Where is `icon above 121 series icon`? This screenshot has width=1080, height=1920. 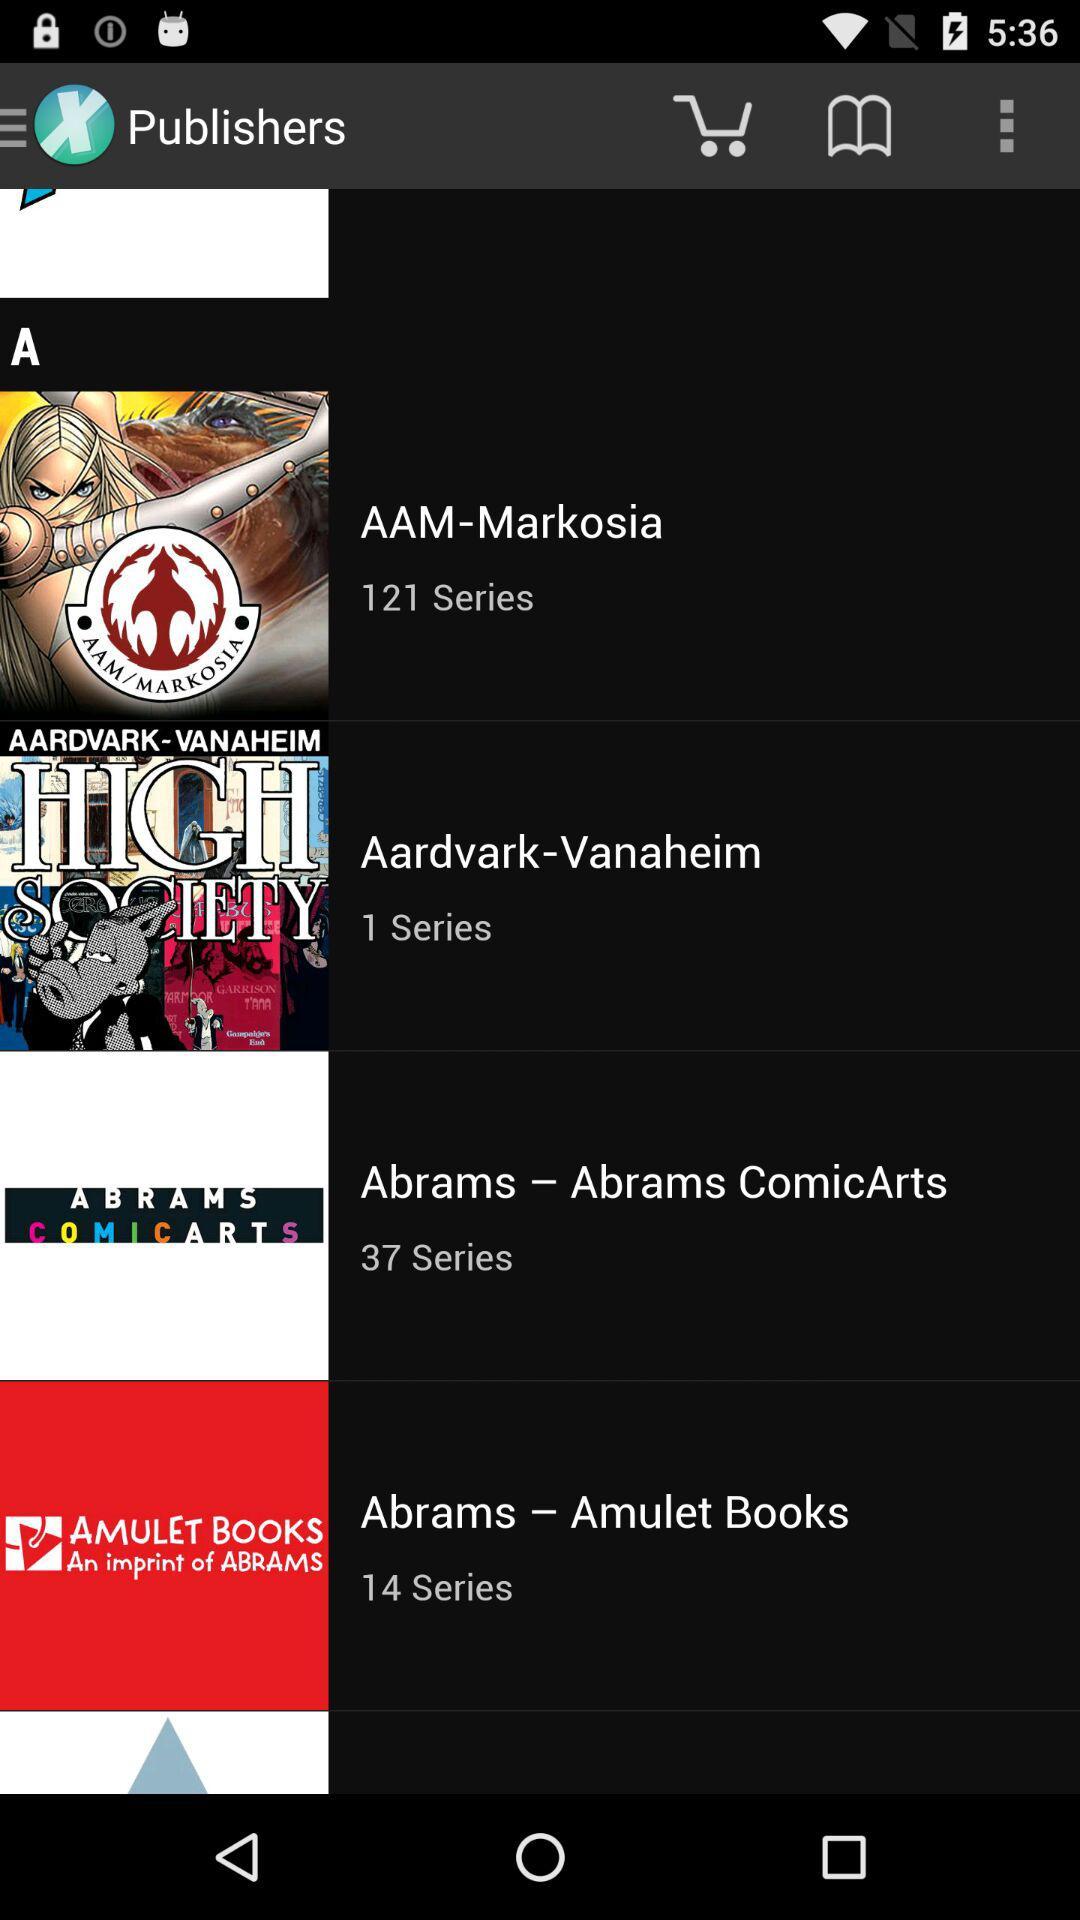
icon above 121 series icon is located at coordinates (703, 520).